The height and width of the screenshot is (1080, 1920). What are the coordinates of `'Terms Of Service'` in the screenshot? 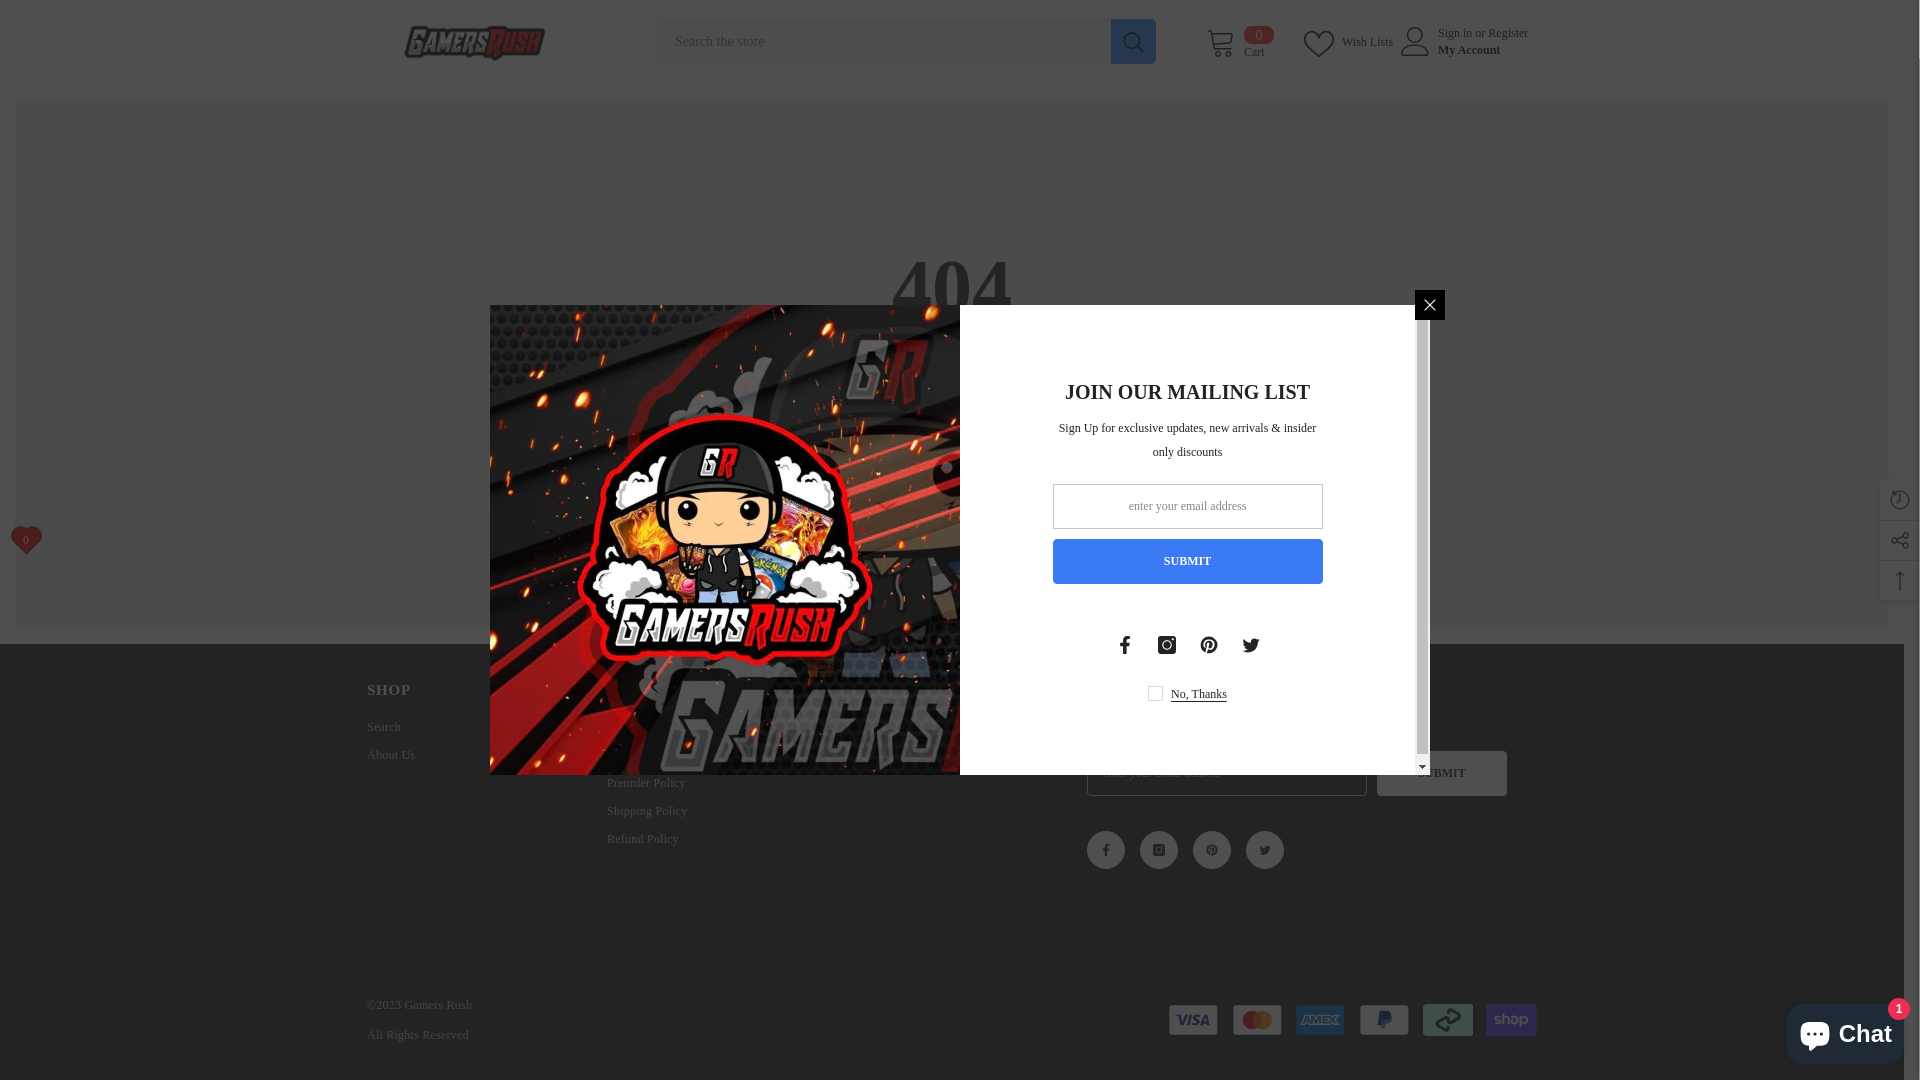 It's located at (651, 726).